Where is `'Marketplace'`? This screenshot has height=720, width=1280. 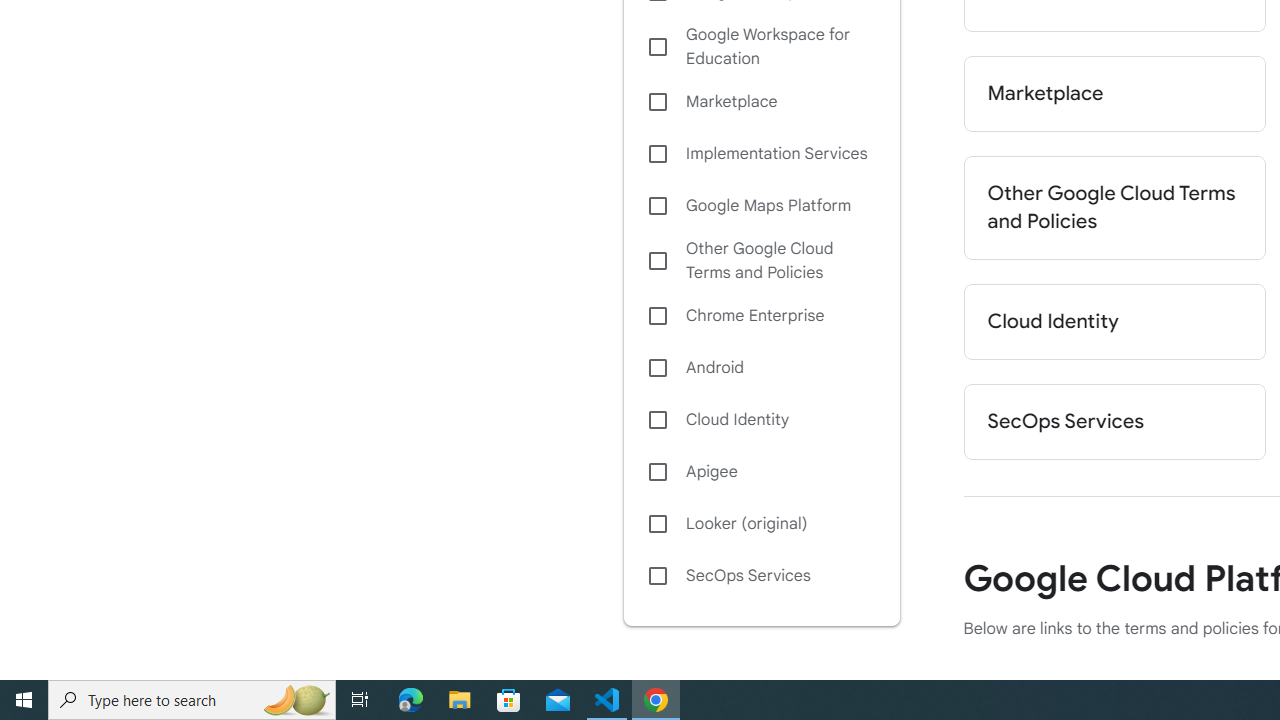
'Marketplace' is located at coordinates (1113, 93).